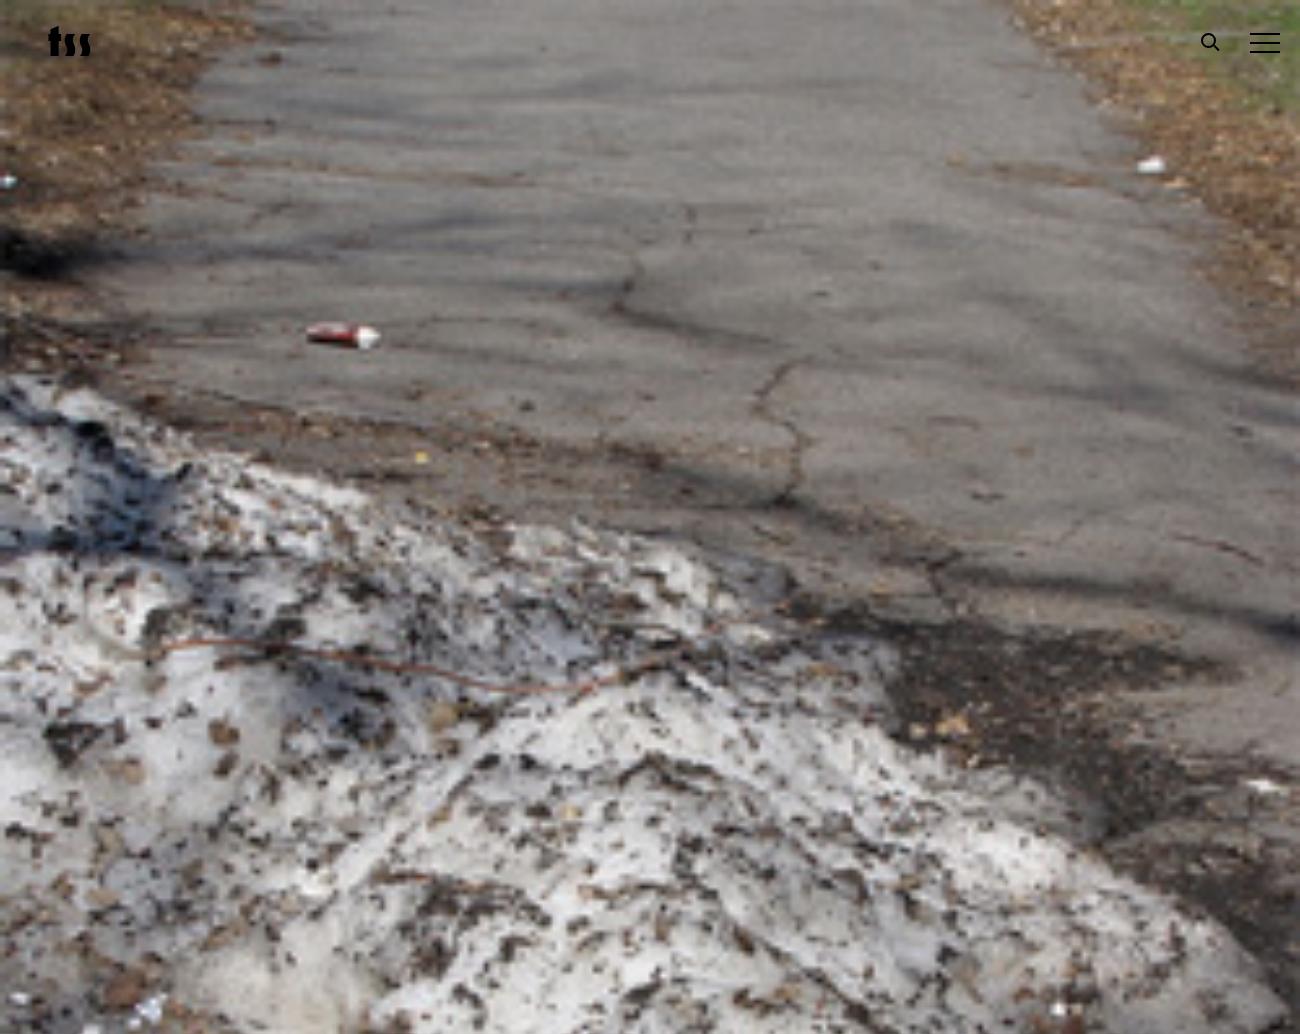  Describe the element at coordinates (130, 663) in the screenshot. I see `'Contributors'` at that location.